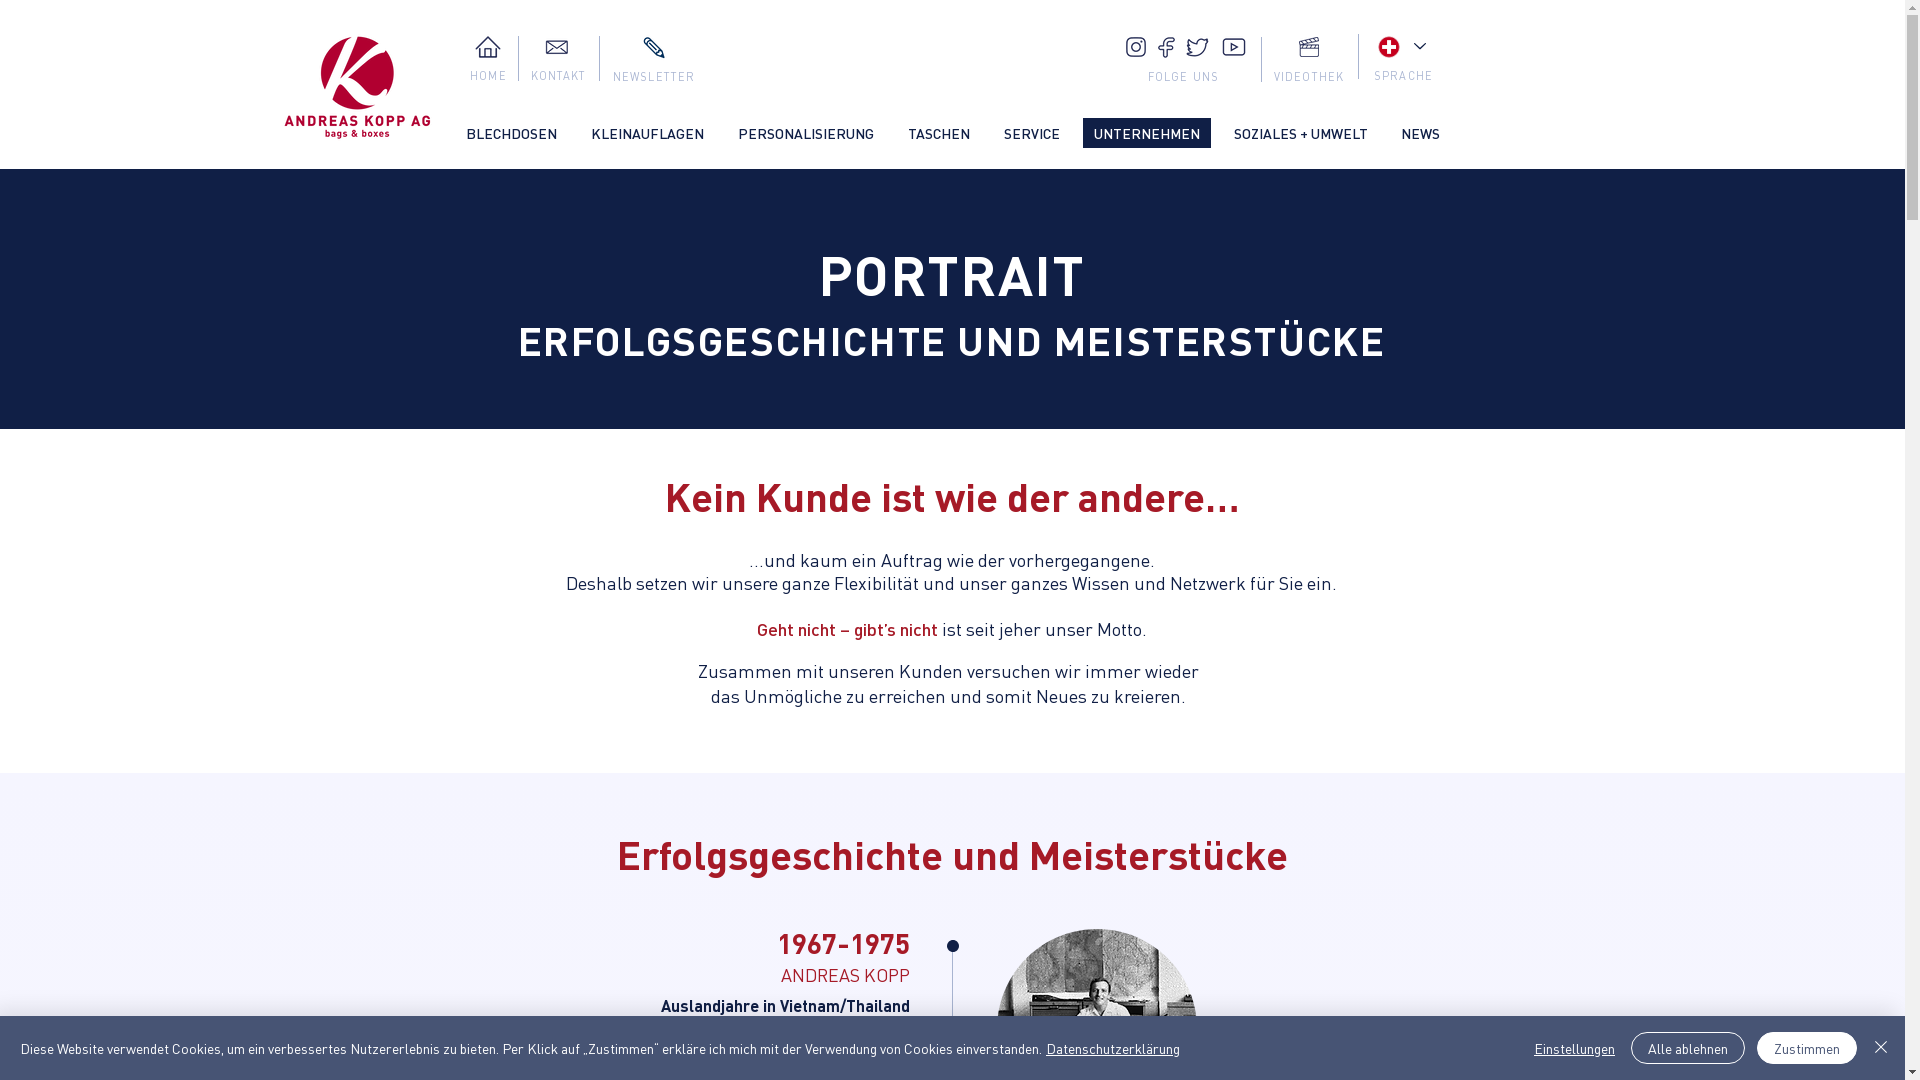 The width and height of the screenshot is (1920, 1080). I want to click on 'Youtube', so click(1232, 45).